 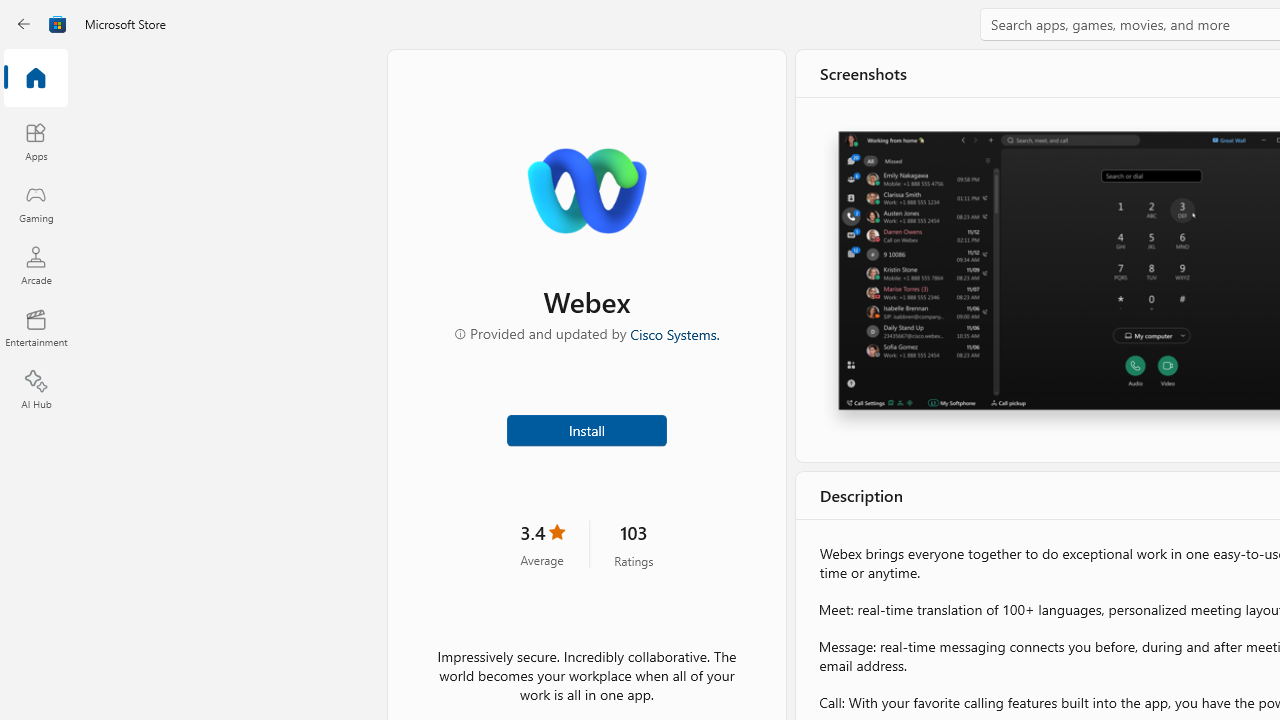 What do you see at coordinates (24, 24) in the screenshot?
I see `'Back'` at bounding box center [24, 24].